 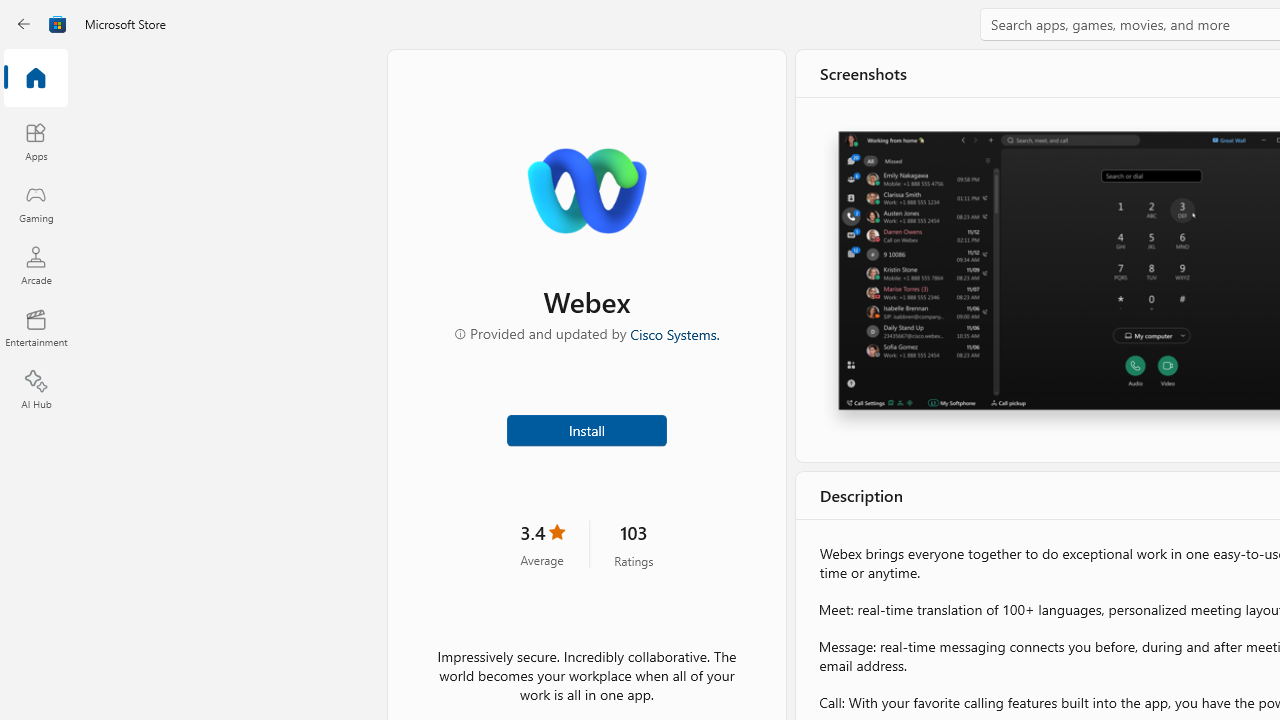 What do you see at coordinates (24, 24) in the screenshot?
I see `'Back'` at bounding box center [24, 24].